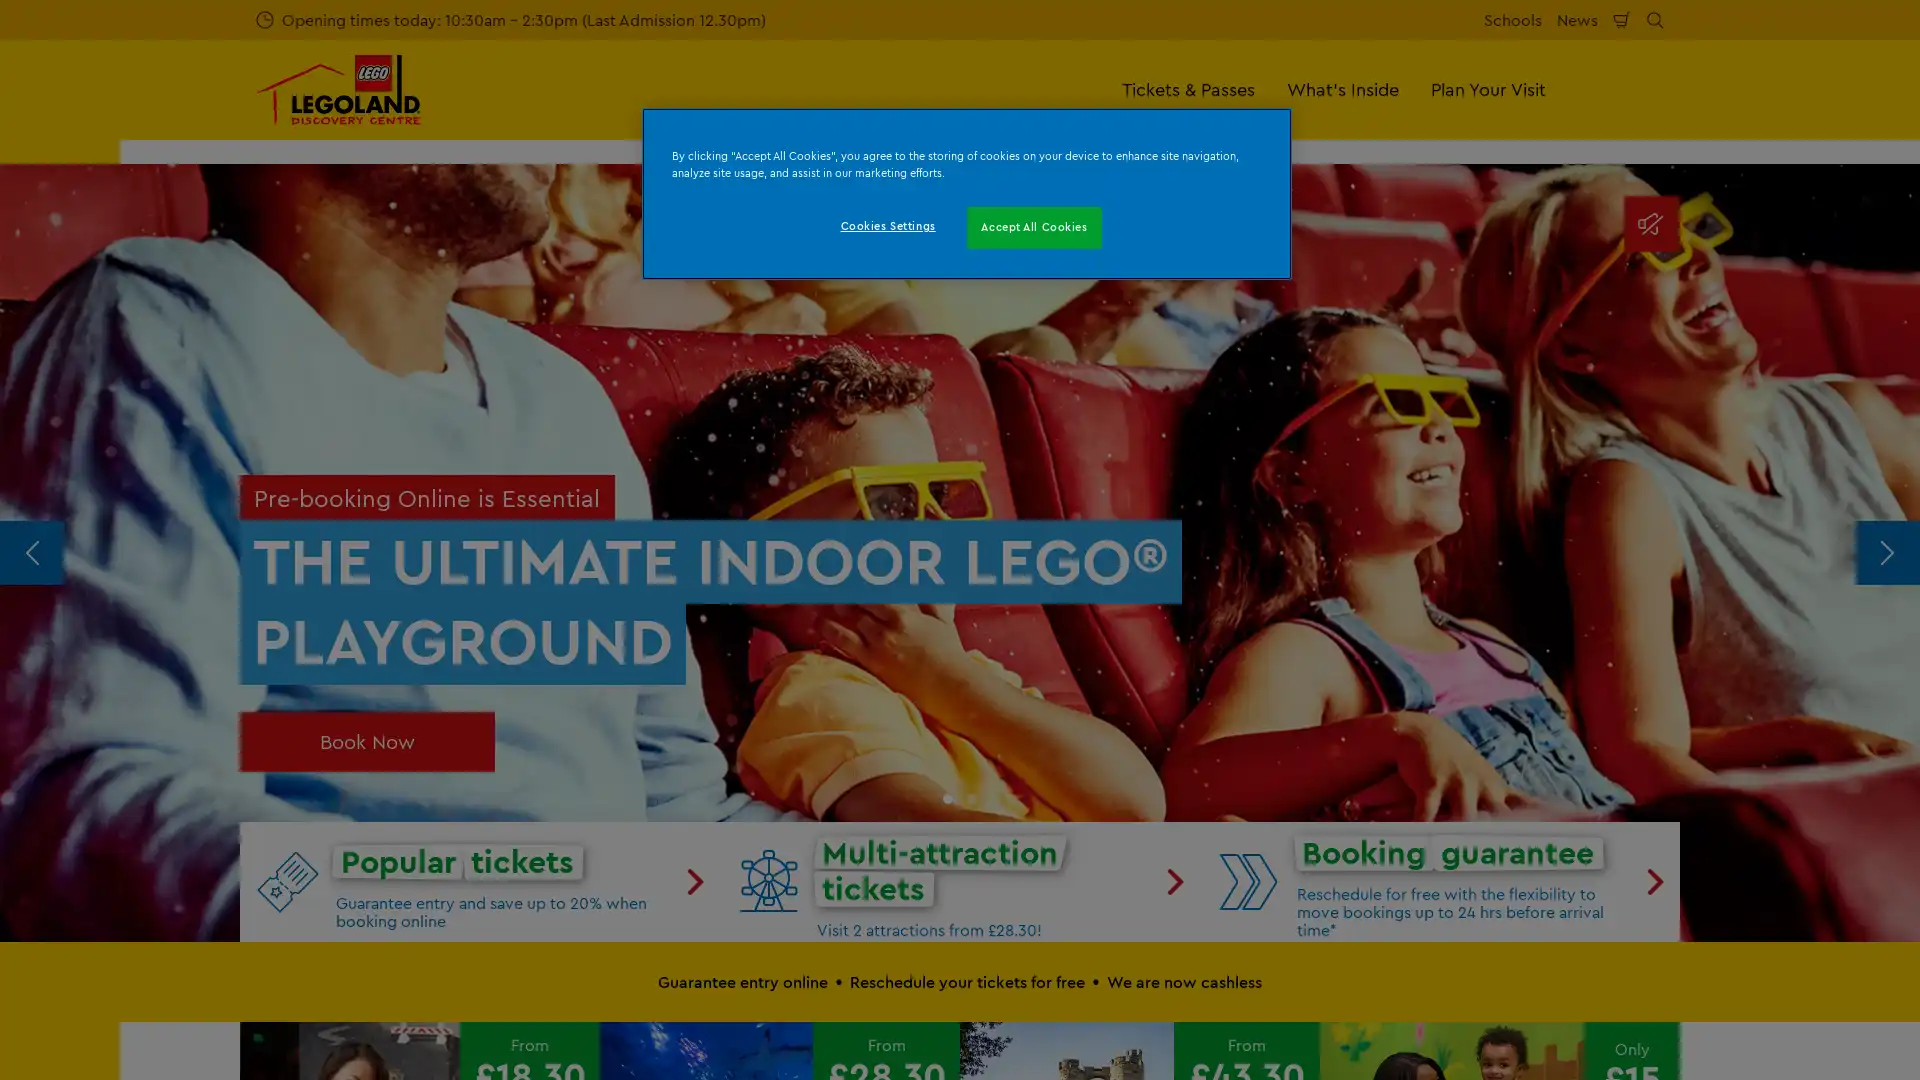 Image resolution: width=1920 pixels, height=1080 pixels. Describe the element at coordinates (886, 226) in the screenshot. I see `Cookies Settings` at that location.